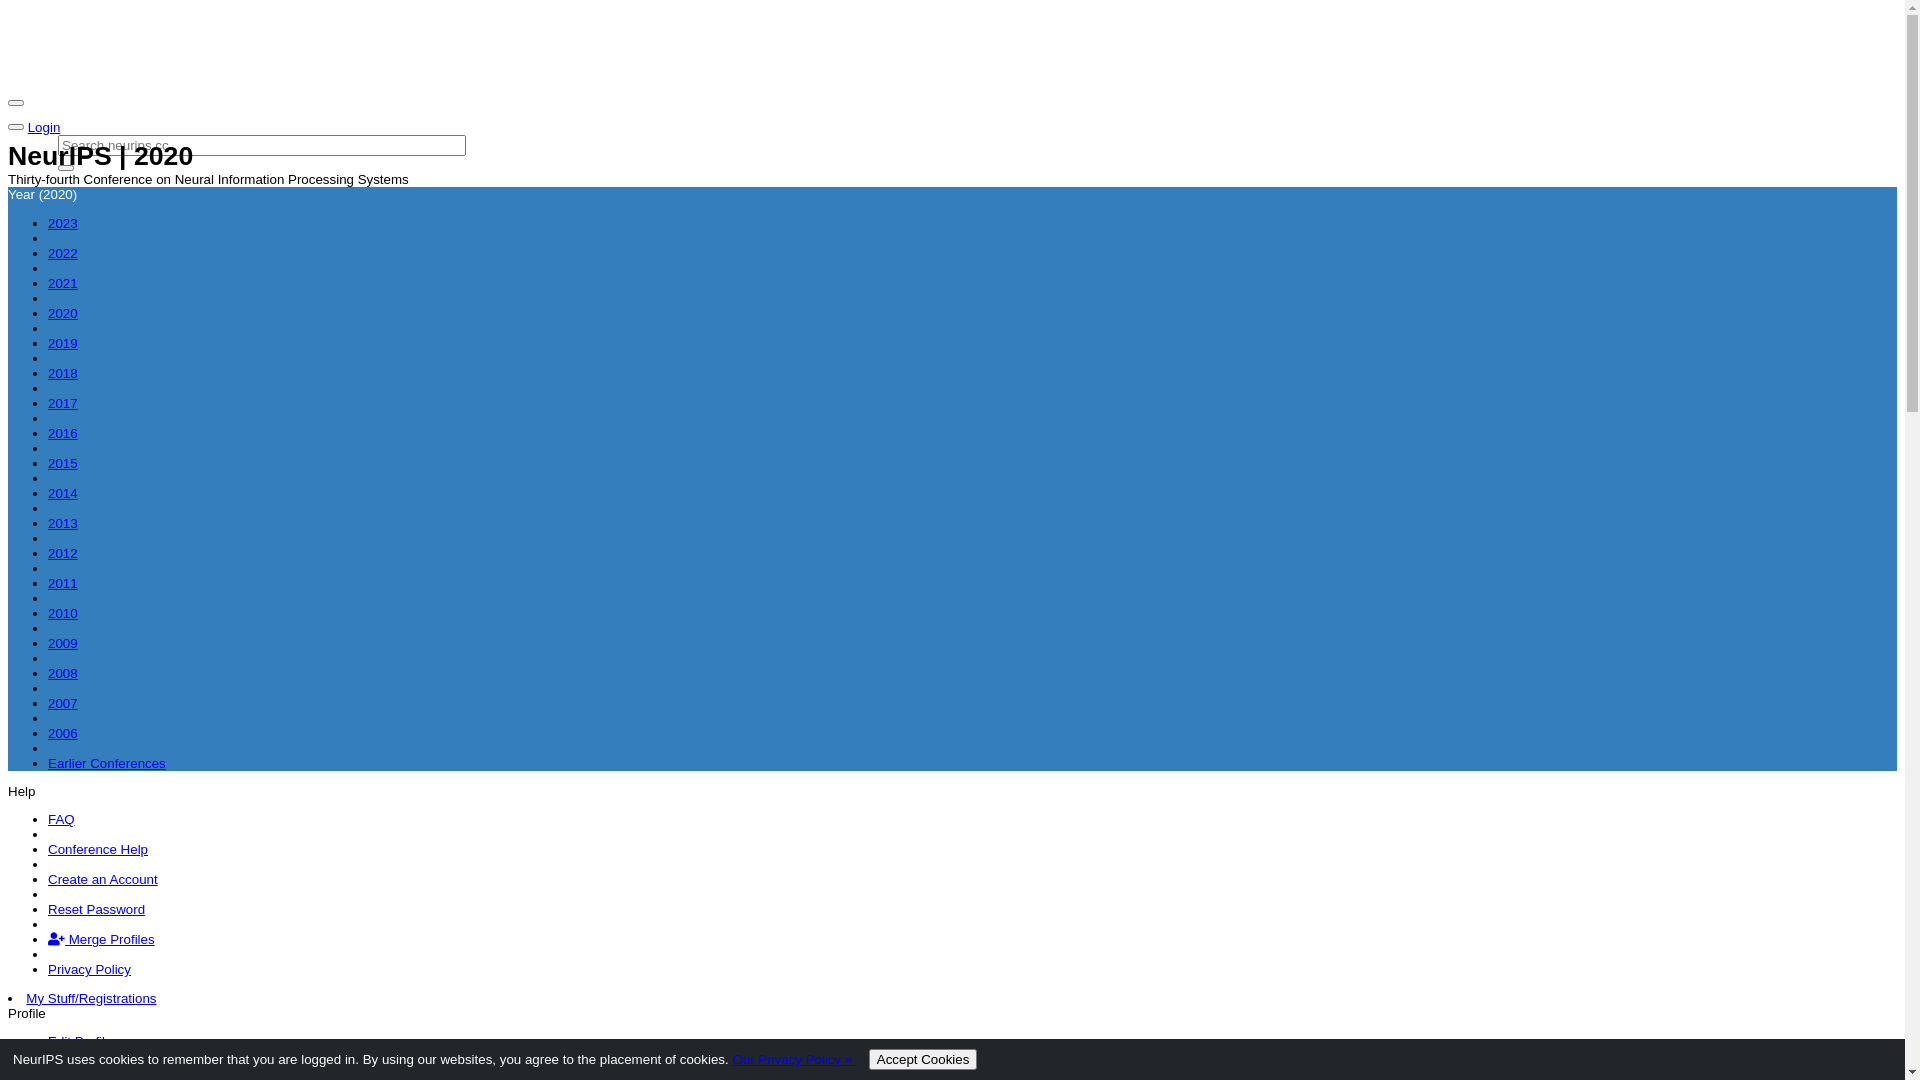 The height and width of the screenshot is (1080, 1920). I want to click on 'Toggle navigation', so click(8, 127).